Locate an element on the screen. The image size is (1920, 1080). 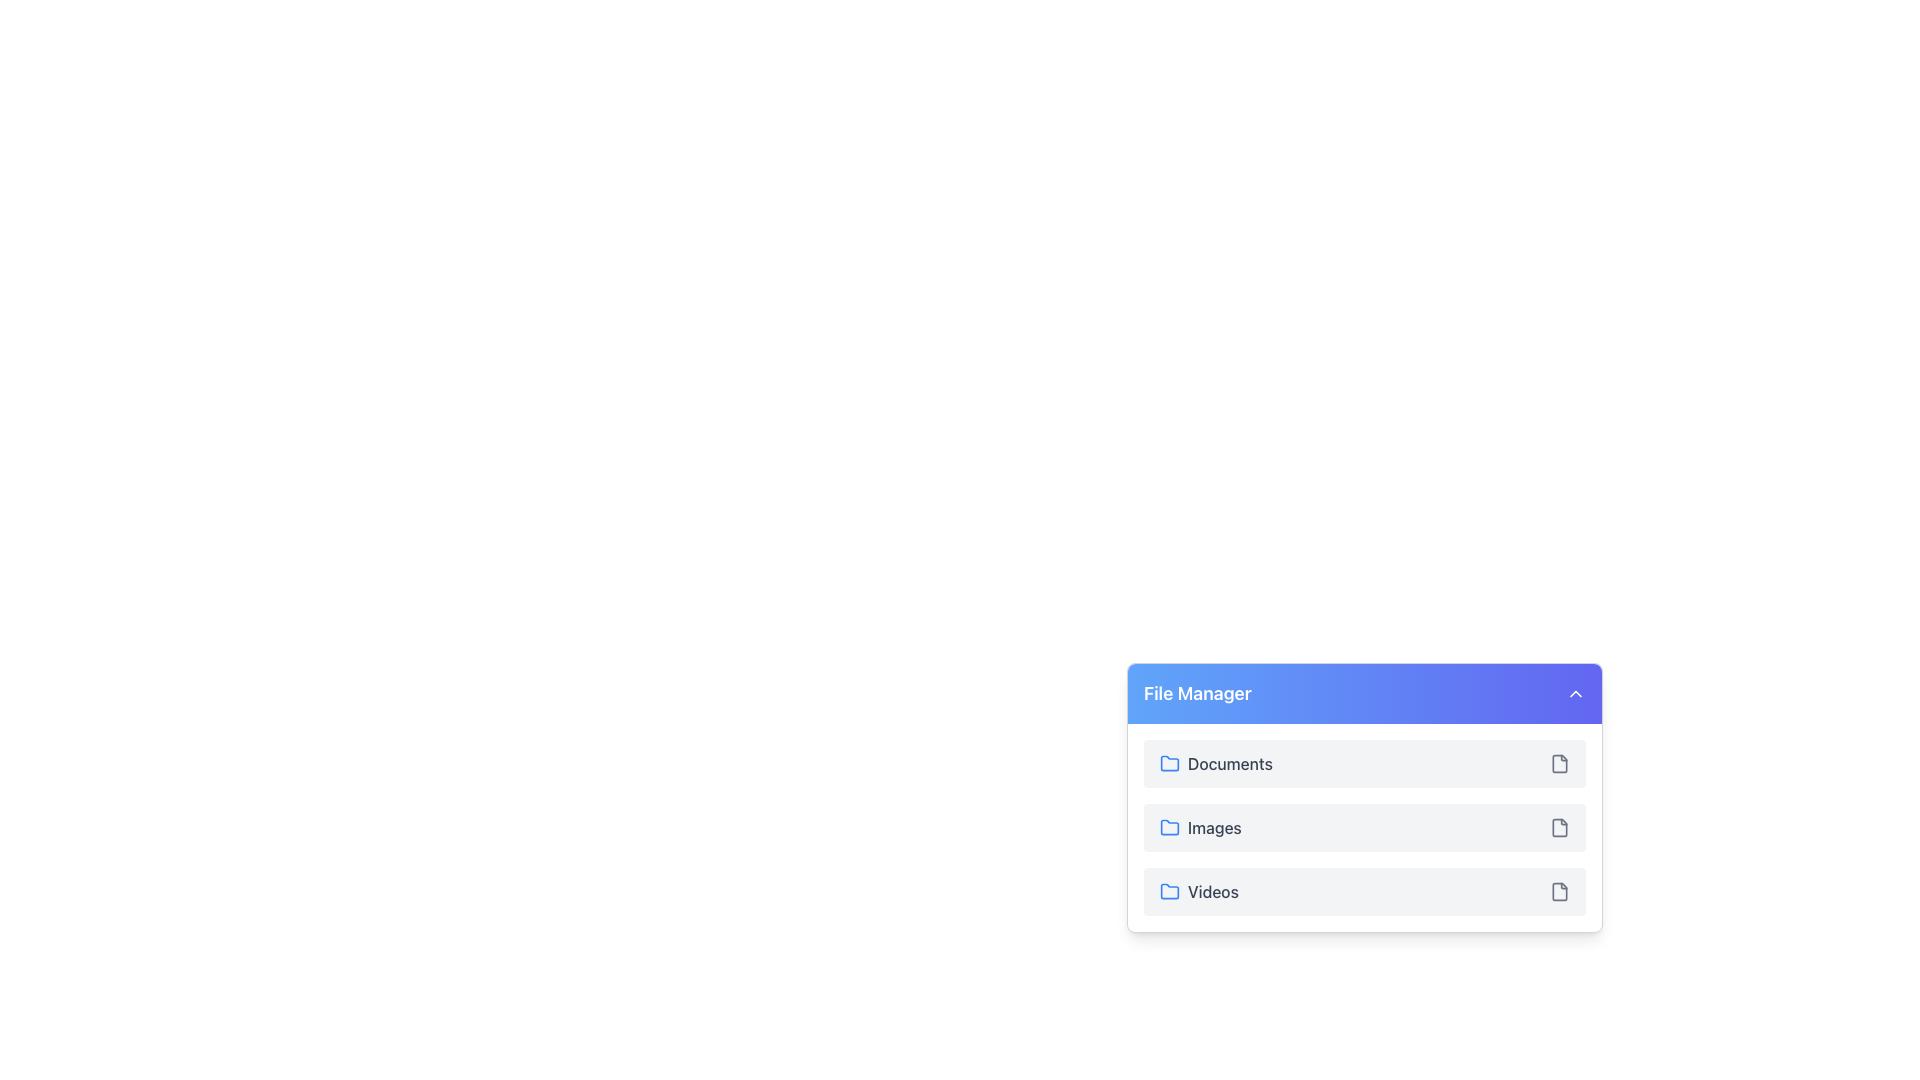
the text label that identifies the folder containing video-related files, located in the 'File Manager' section, last in the list after the blue folder icon is located at coordinates (1212, 890).